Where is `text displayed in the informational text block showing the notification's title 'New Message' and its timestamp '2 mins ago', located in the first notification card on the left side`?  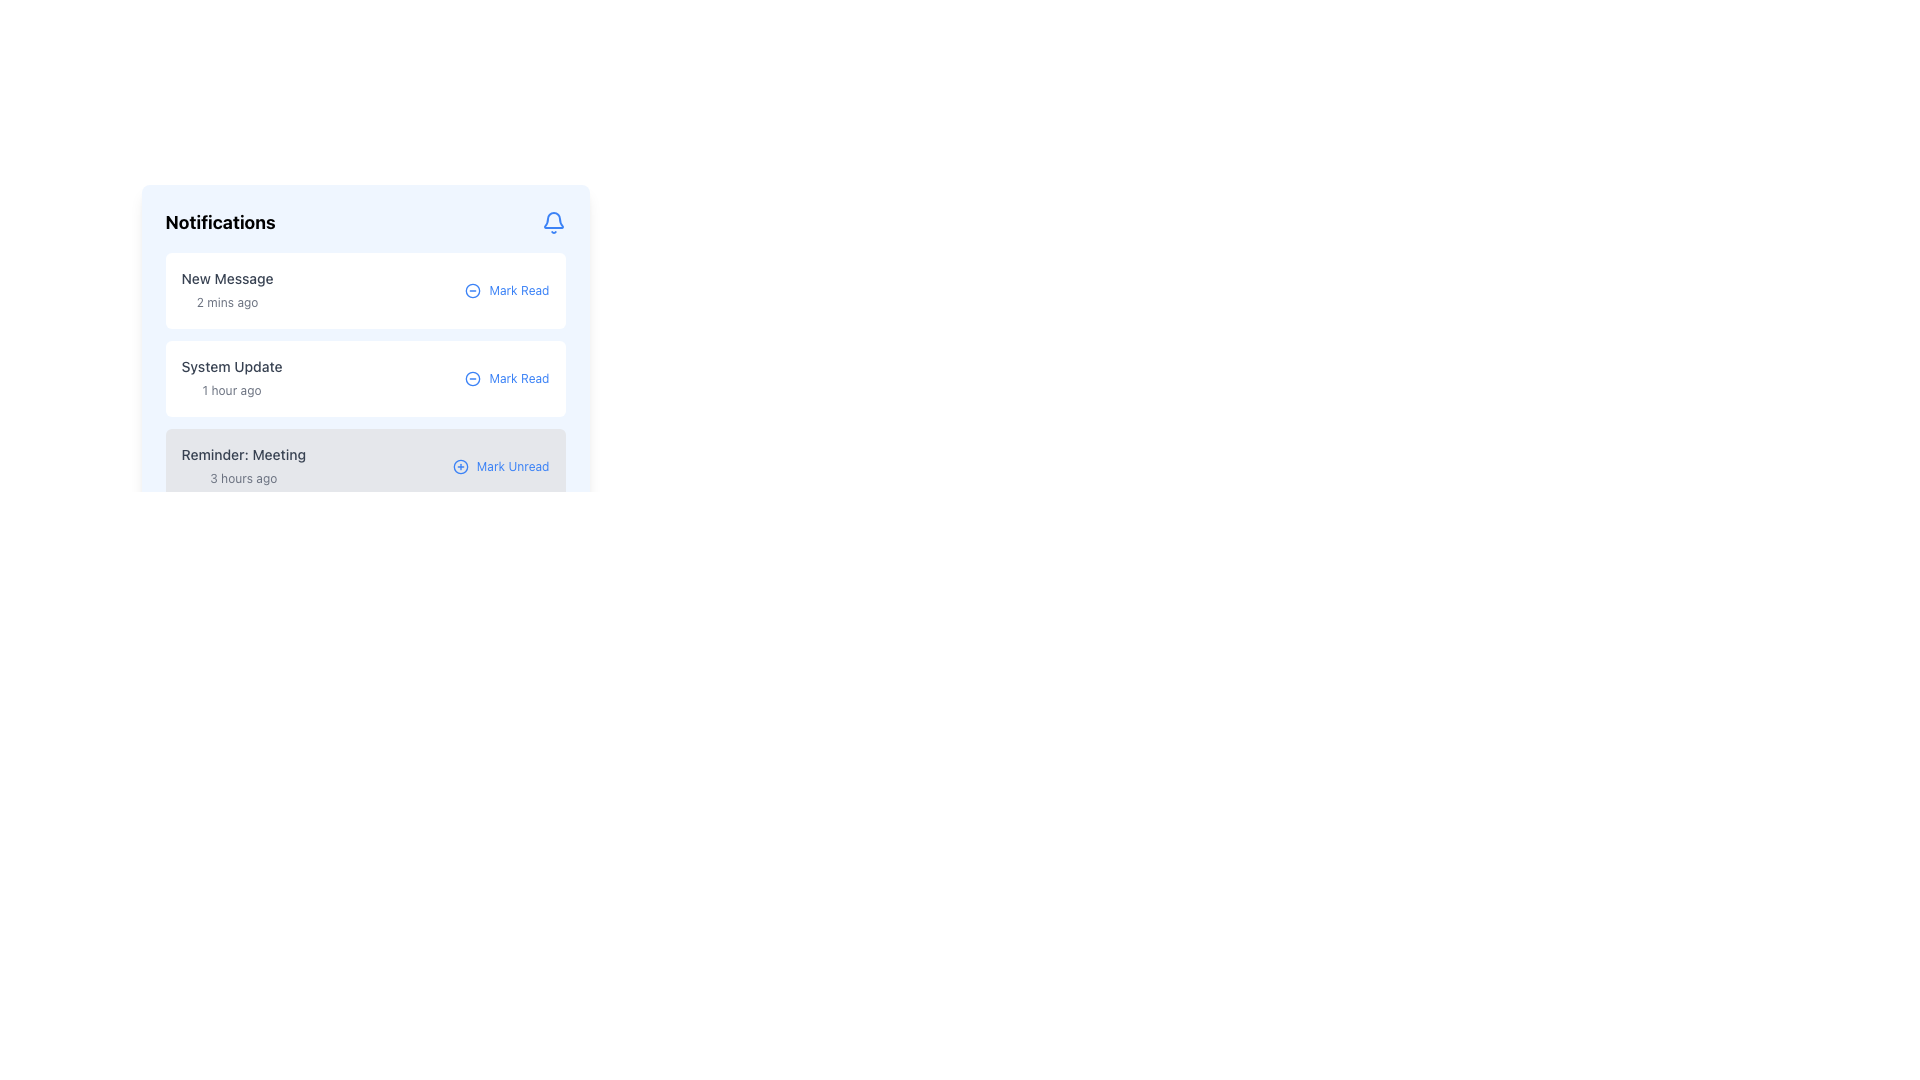
text displayed in the informational text block showing the notification's title 'New Message' and its timestamp '2 mins ago', located in the first notification card on the left side is located at coordinates (227, 290).